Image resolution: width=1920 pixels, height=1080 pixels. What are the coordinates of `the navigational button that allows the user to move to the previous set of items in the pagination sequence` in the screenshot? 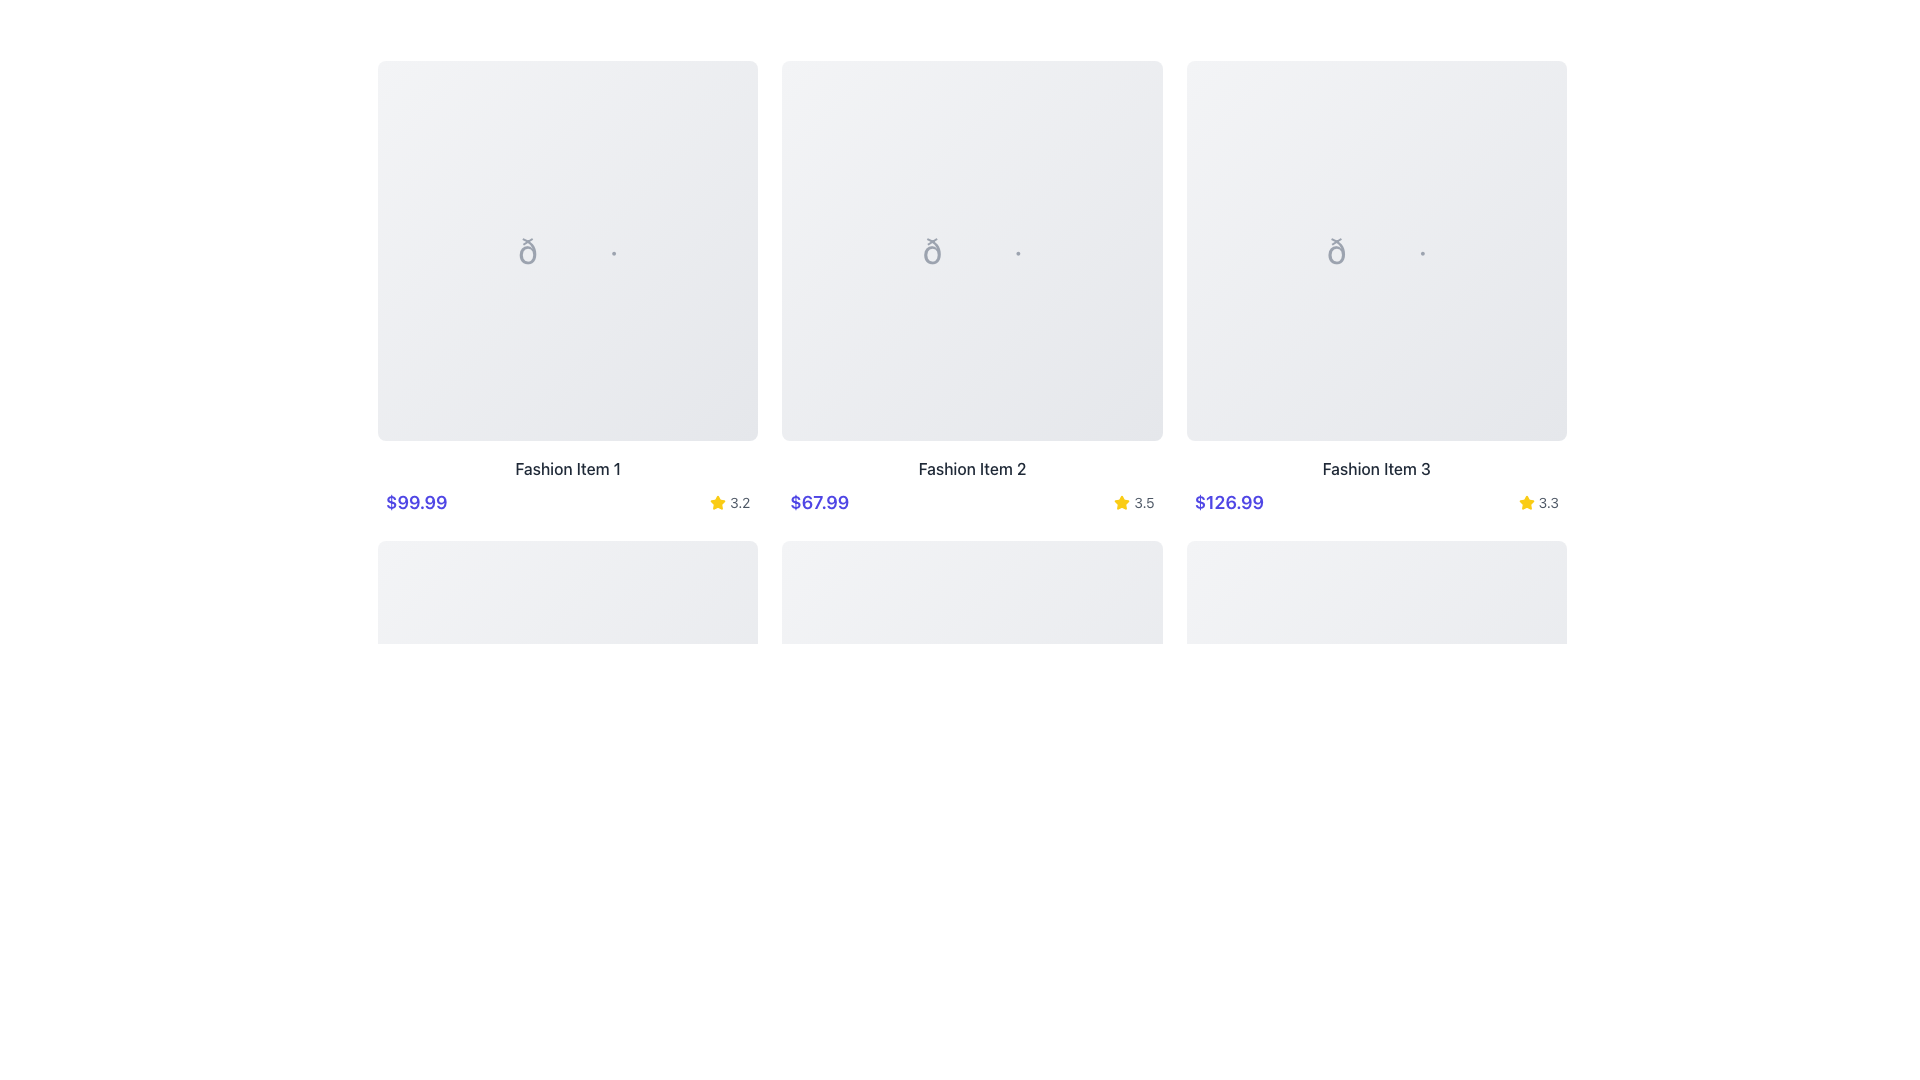 It's located at (862, 1046).